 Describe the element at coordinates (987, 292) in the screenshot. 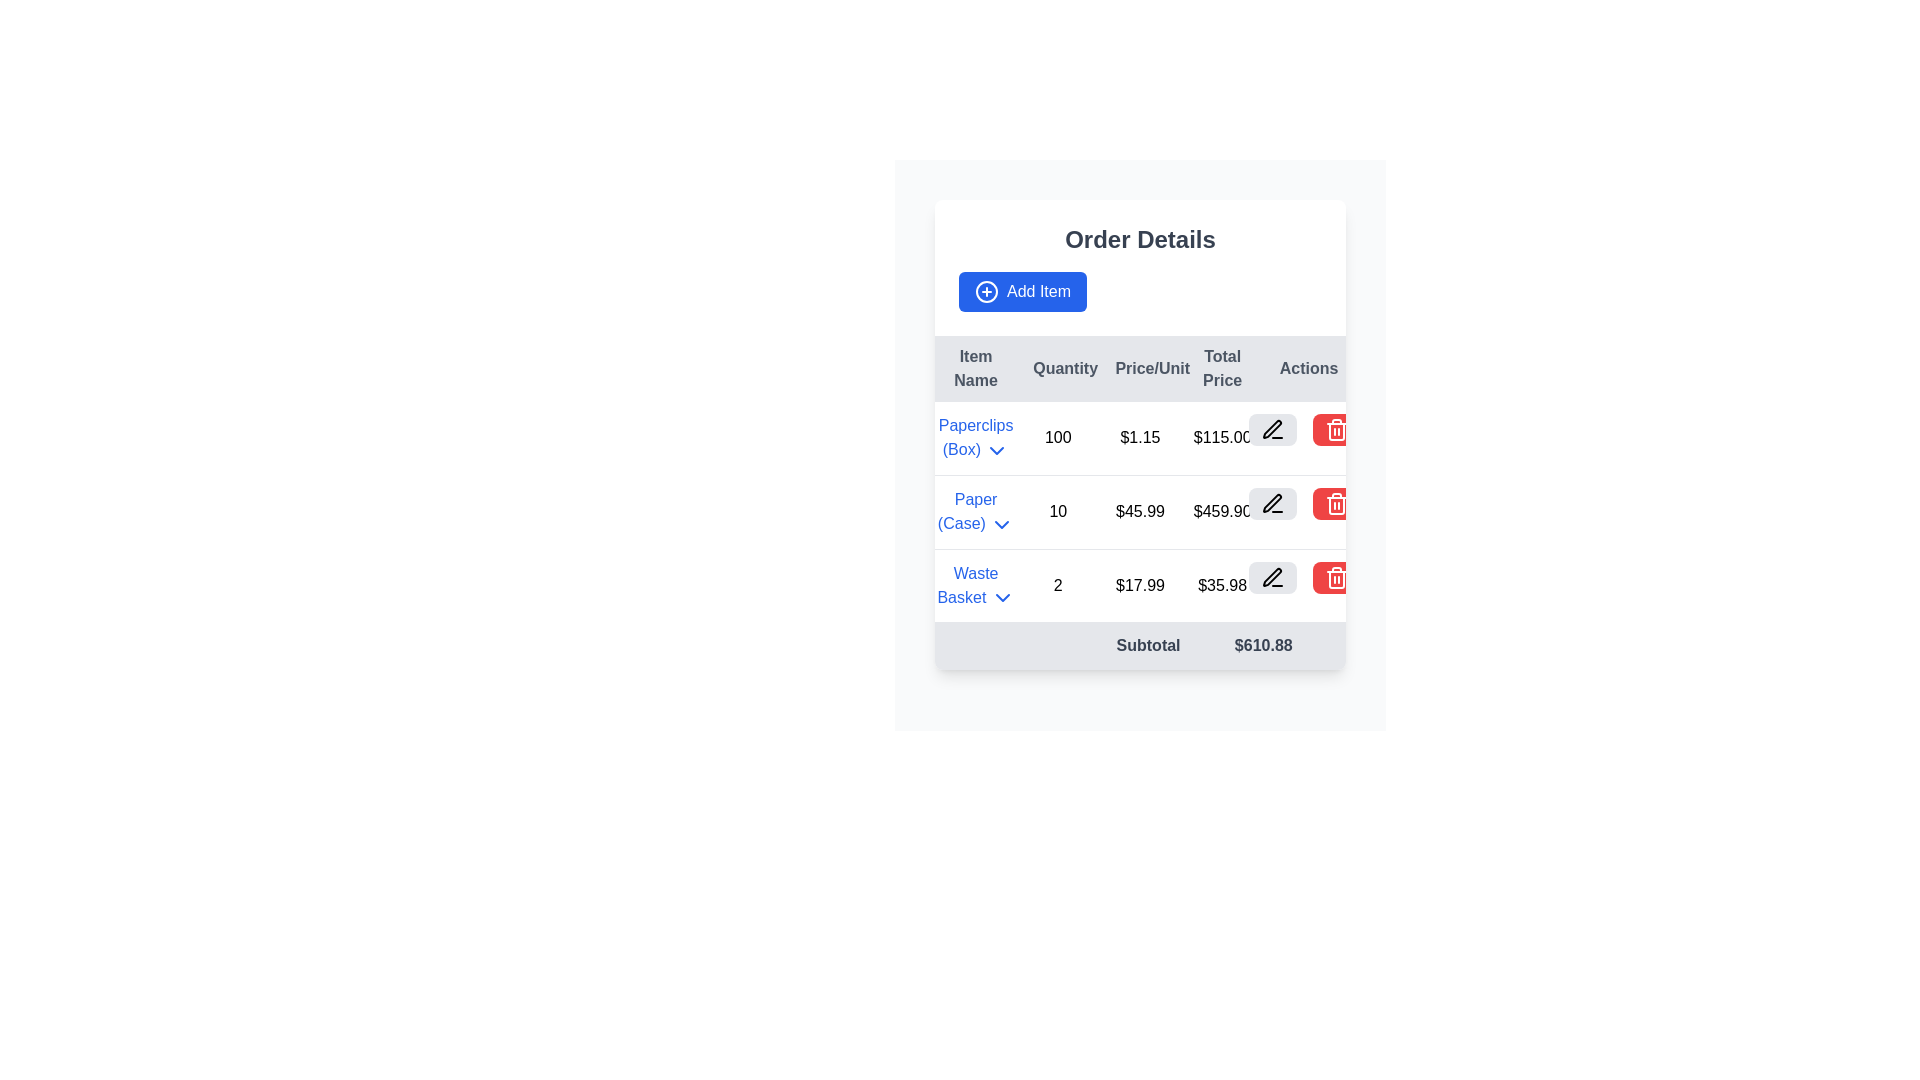

I see `the decorative icon that emphasizes the 'Add Item' button, which is centrally aligned within the button located at the top-left corner of the order details content card` at that location.